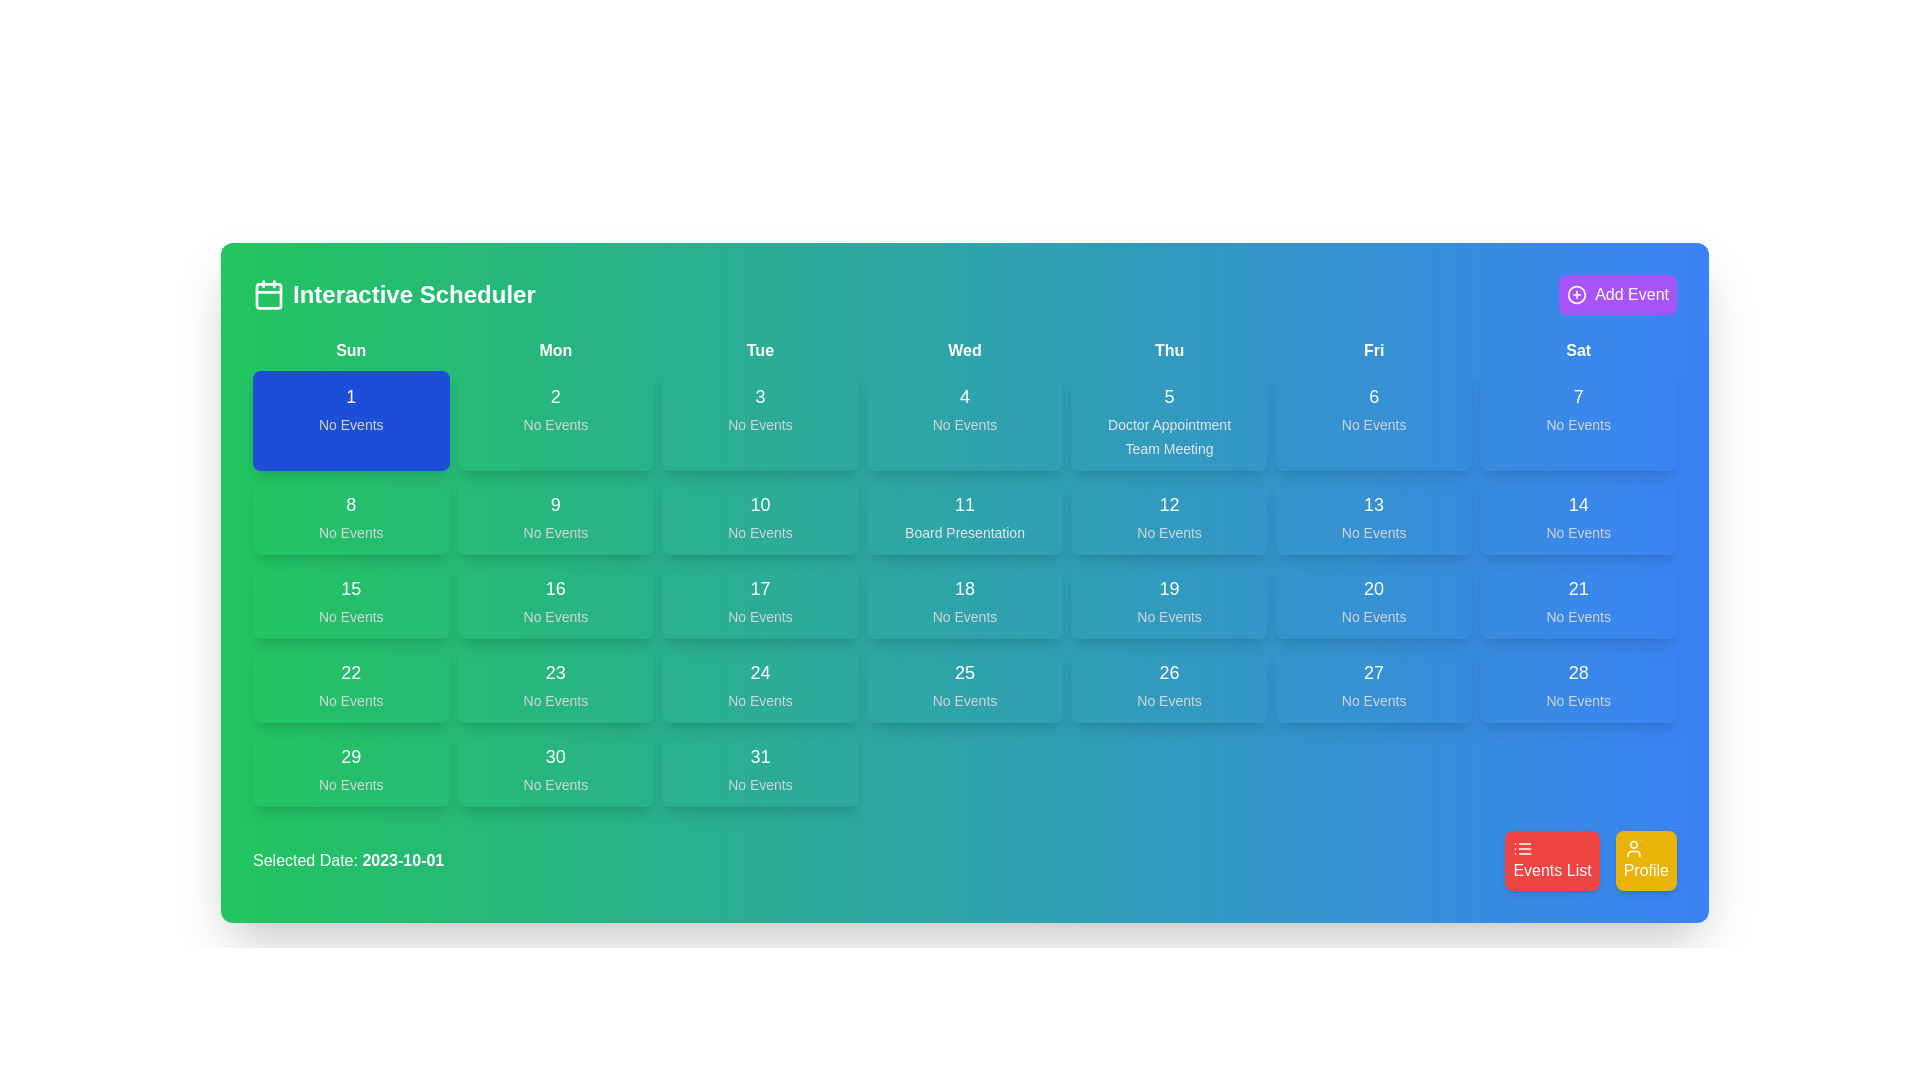 Image resolution: width=1920 pixels, height=1080 pixels. Describe the element at coordinates (351, 767) in the screenshot. I see `the calendar date cell displaying '29'` at that location.